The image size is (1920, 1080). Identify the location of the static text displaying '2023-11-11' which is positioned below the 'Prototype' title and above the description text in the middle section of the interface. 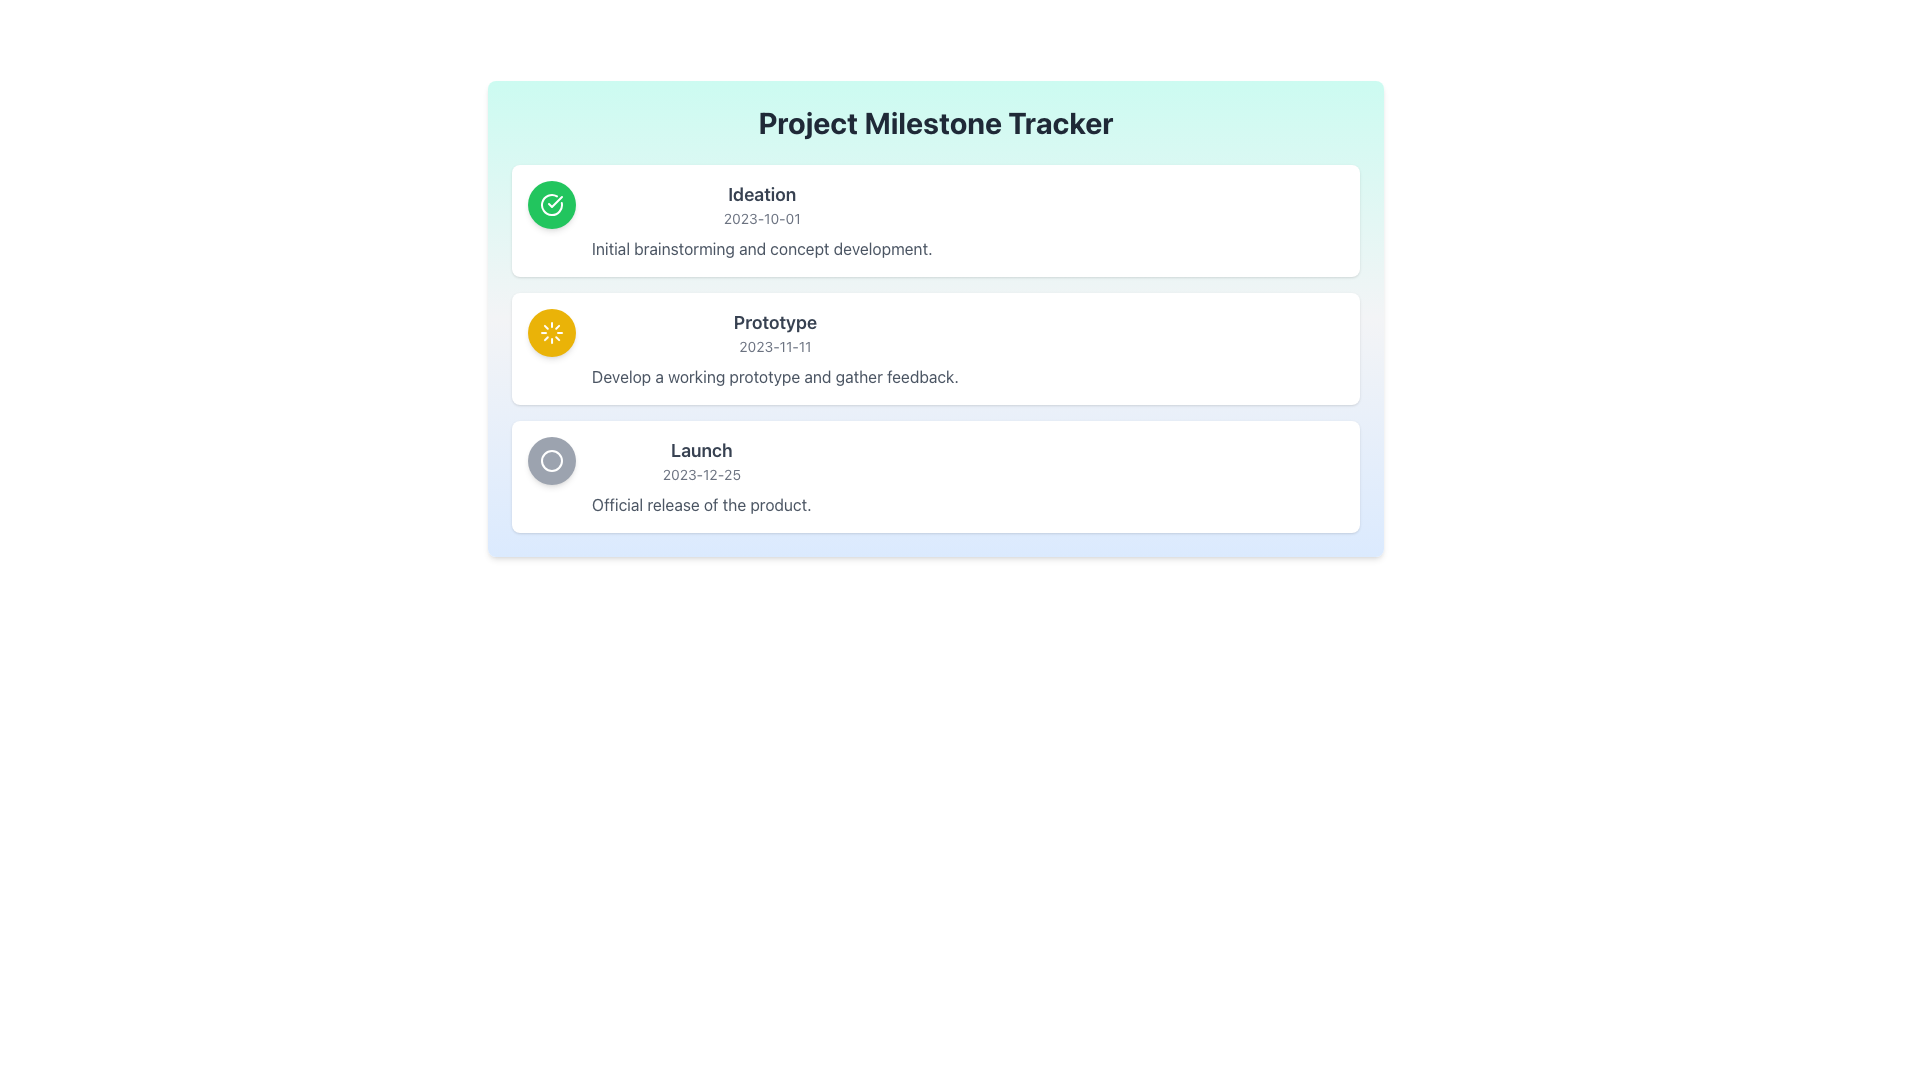
(774, 346).